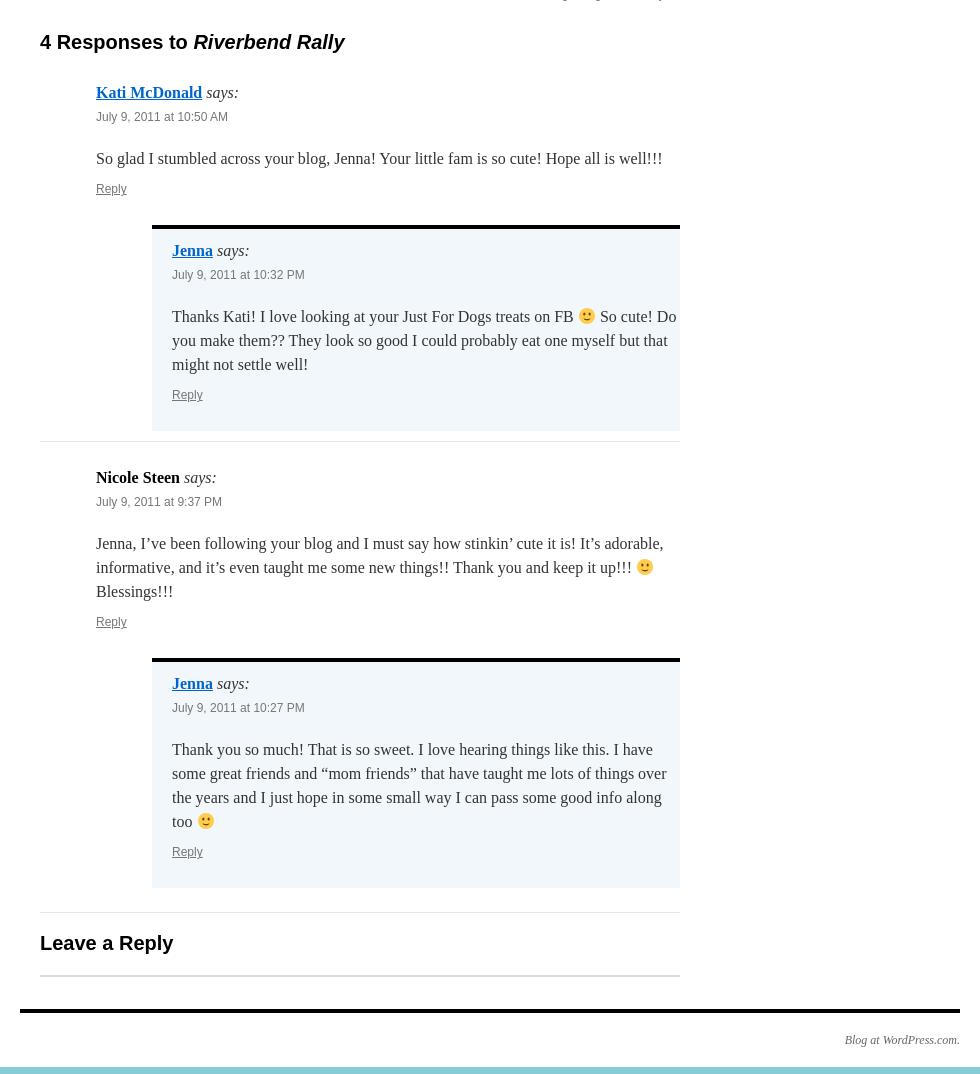  Describe the element at coordinates (238, 275) in the screenshot. I see `'July 9, 2011 at 10:32 PM'` at that location.